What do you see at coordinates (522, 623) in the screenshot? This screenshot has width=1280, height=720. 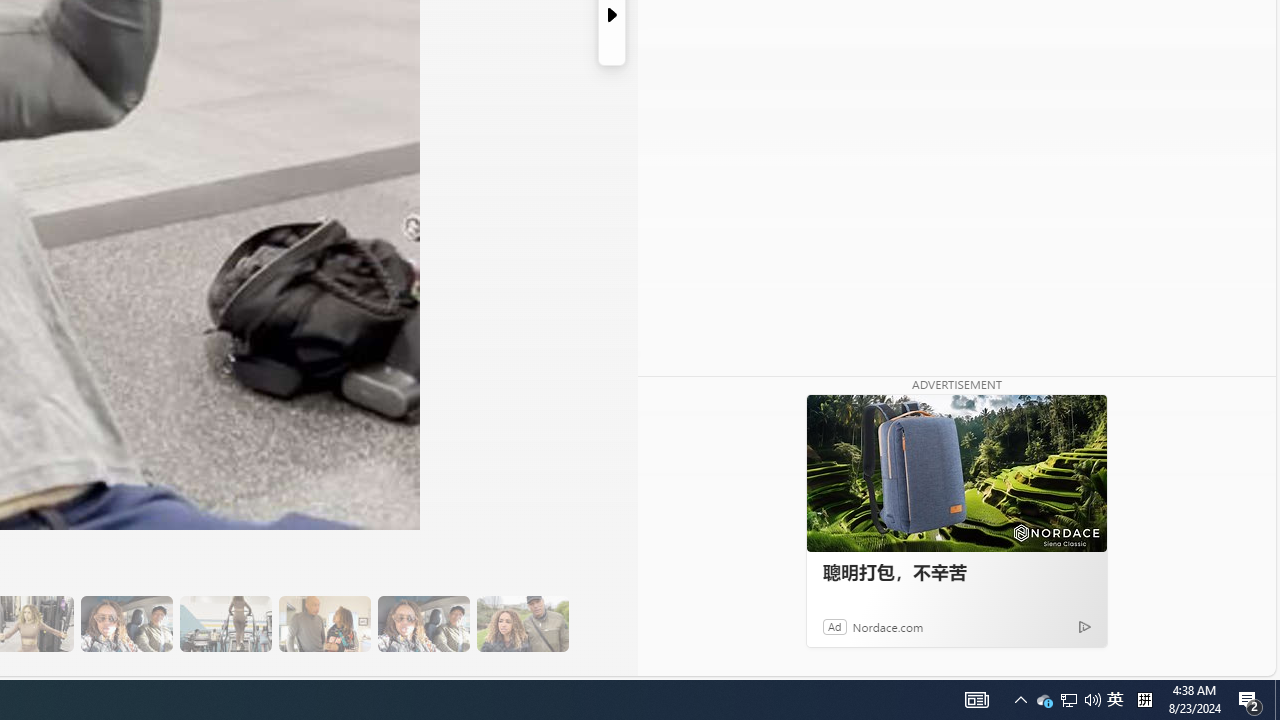 I see `'20 Overall, It Will Improve Your Health'` at bounding box center [522, 623].